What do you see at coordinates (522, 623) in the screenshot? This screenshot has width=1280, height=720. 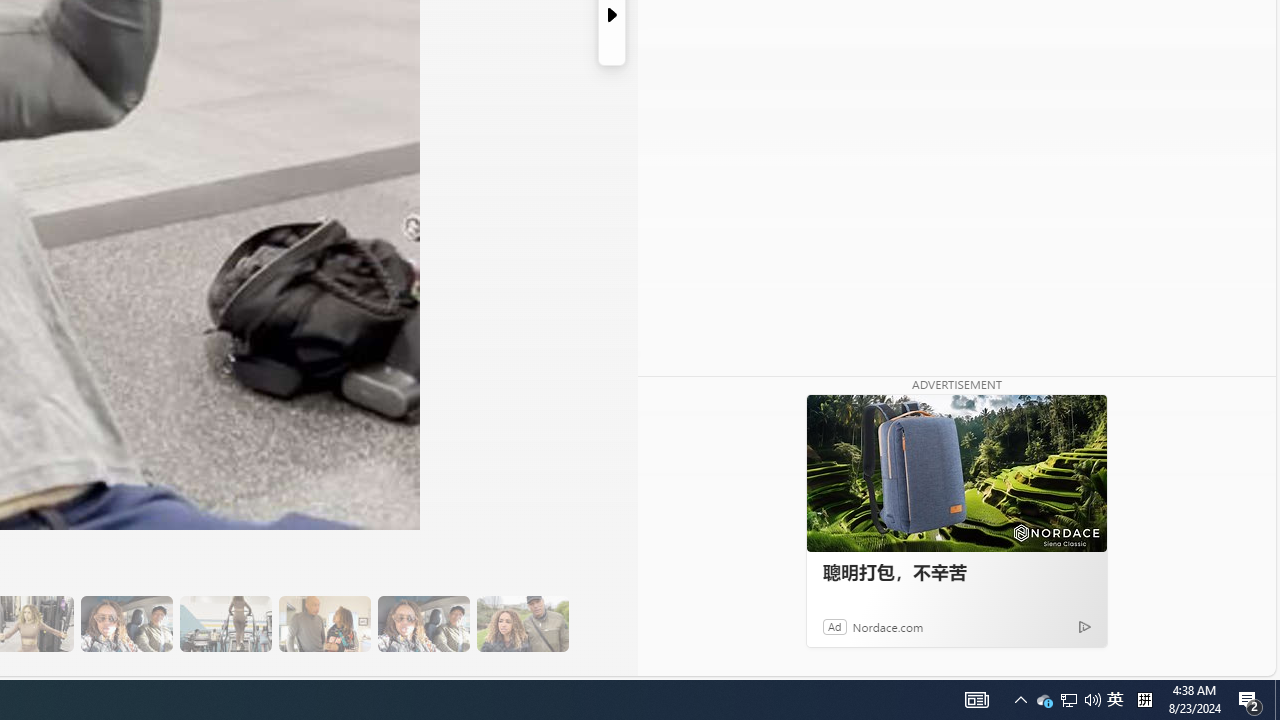 I see `'20 Overall, It Will Improve Your Health'` at bounding box center [522, 623].